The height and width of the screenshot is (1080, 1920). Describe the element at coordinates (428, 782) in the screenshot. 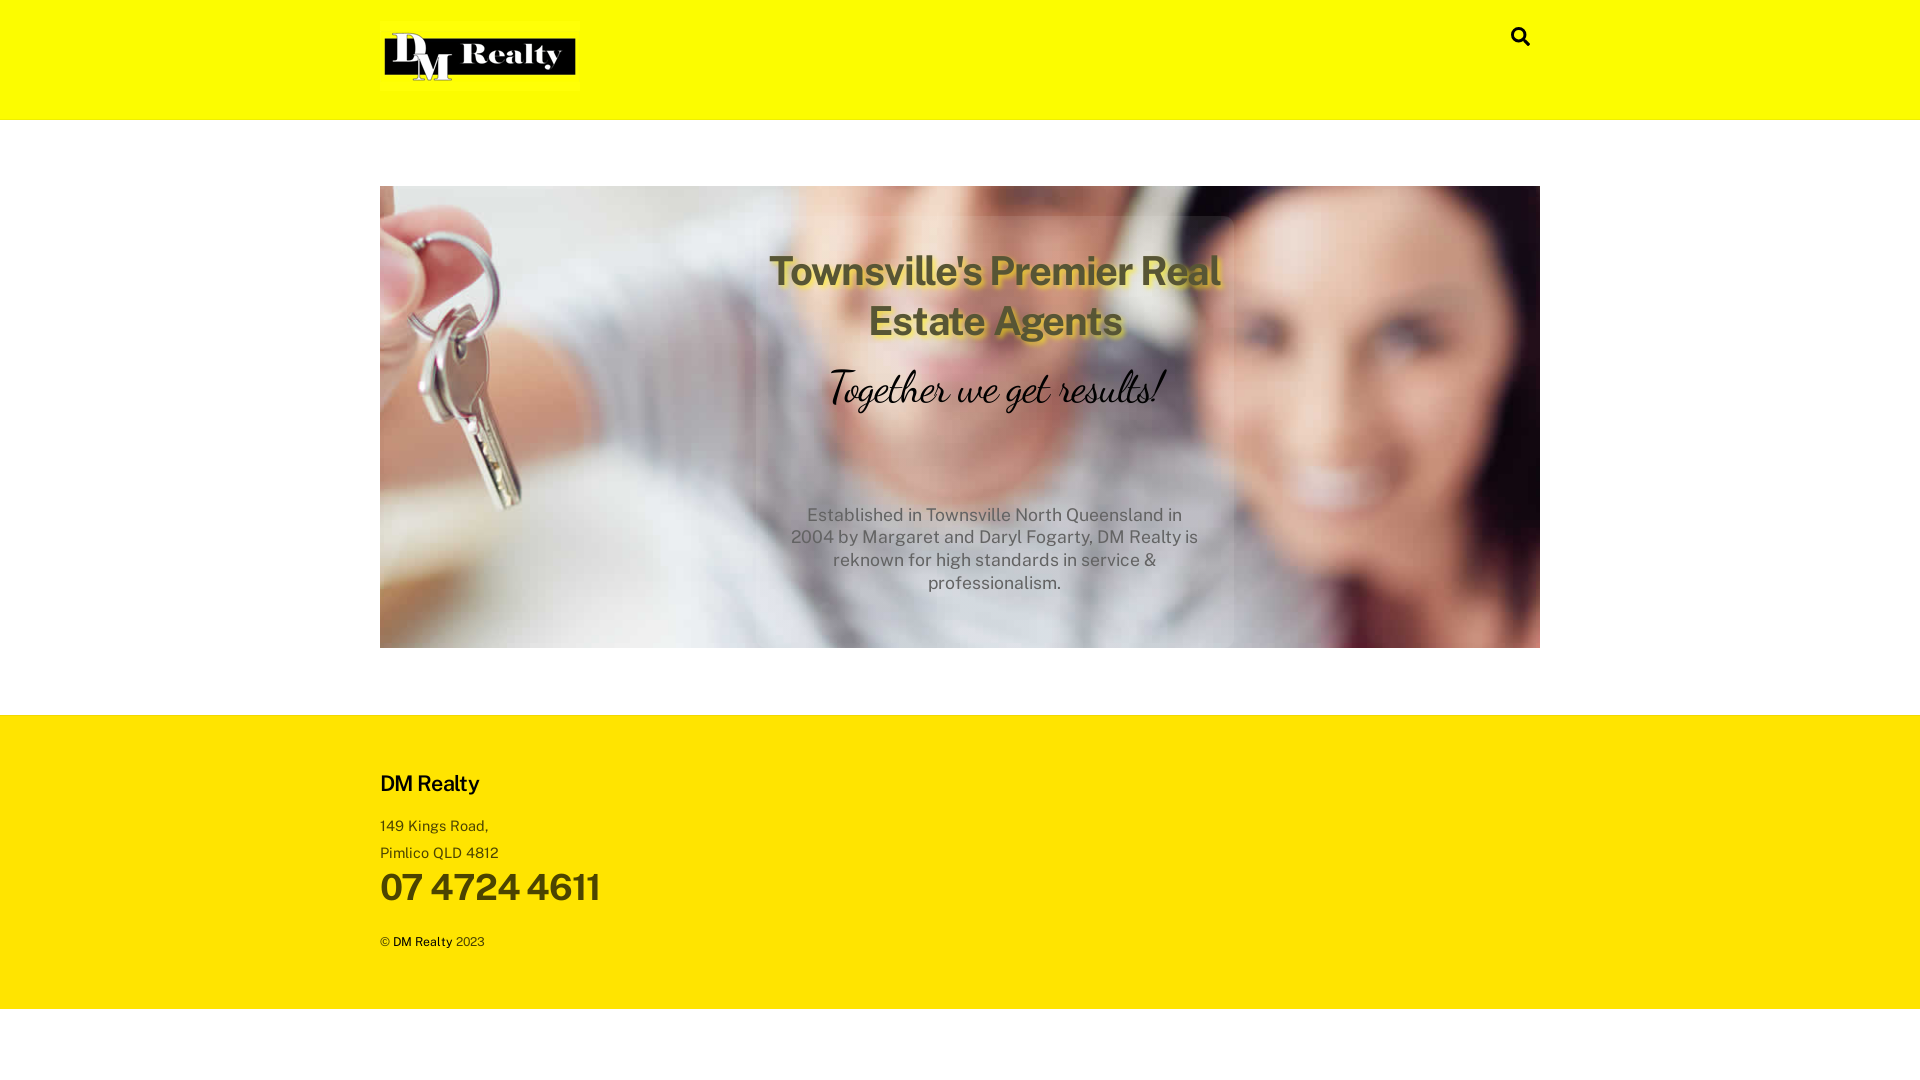

I see `'DM Realty'` at that location.